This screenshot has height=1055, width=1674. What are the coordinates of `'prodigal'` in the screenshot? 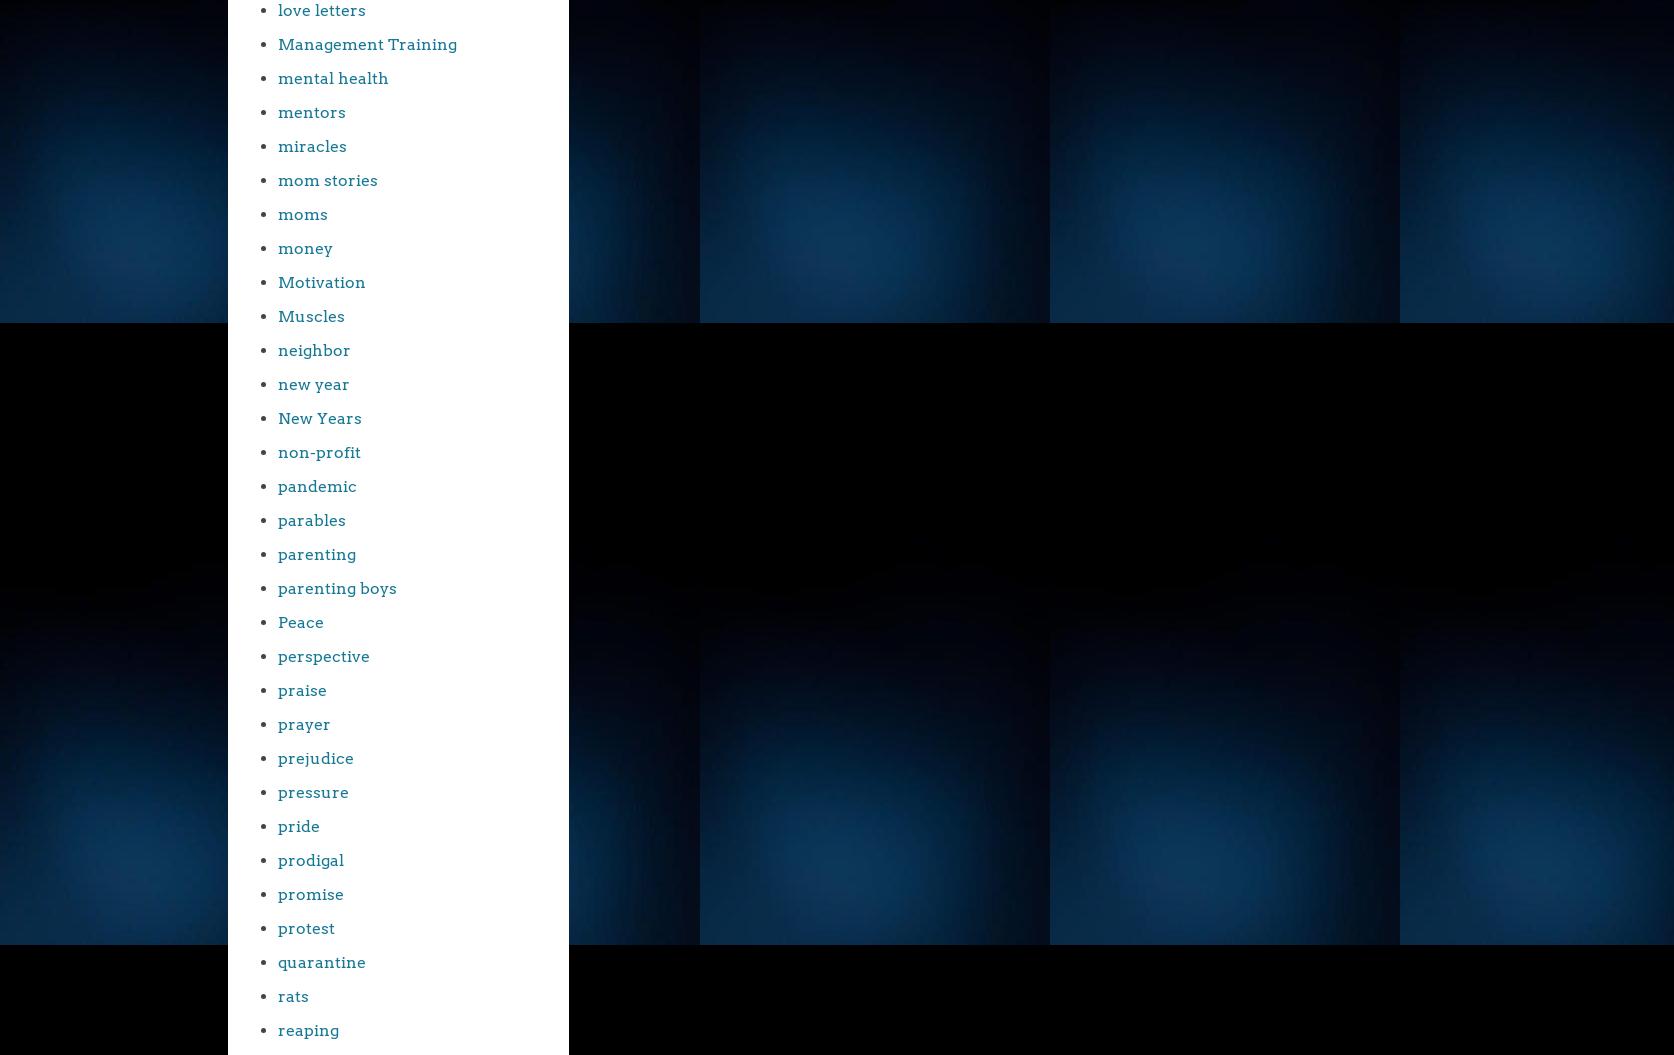 It's located at (311, 860).